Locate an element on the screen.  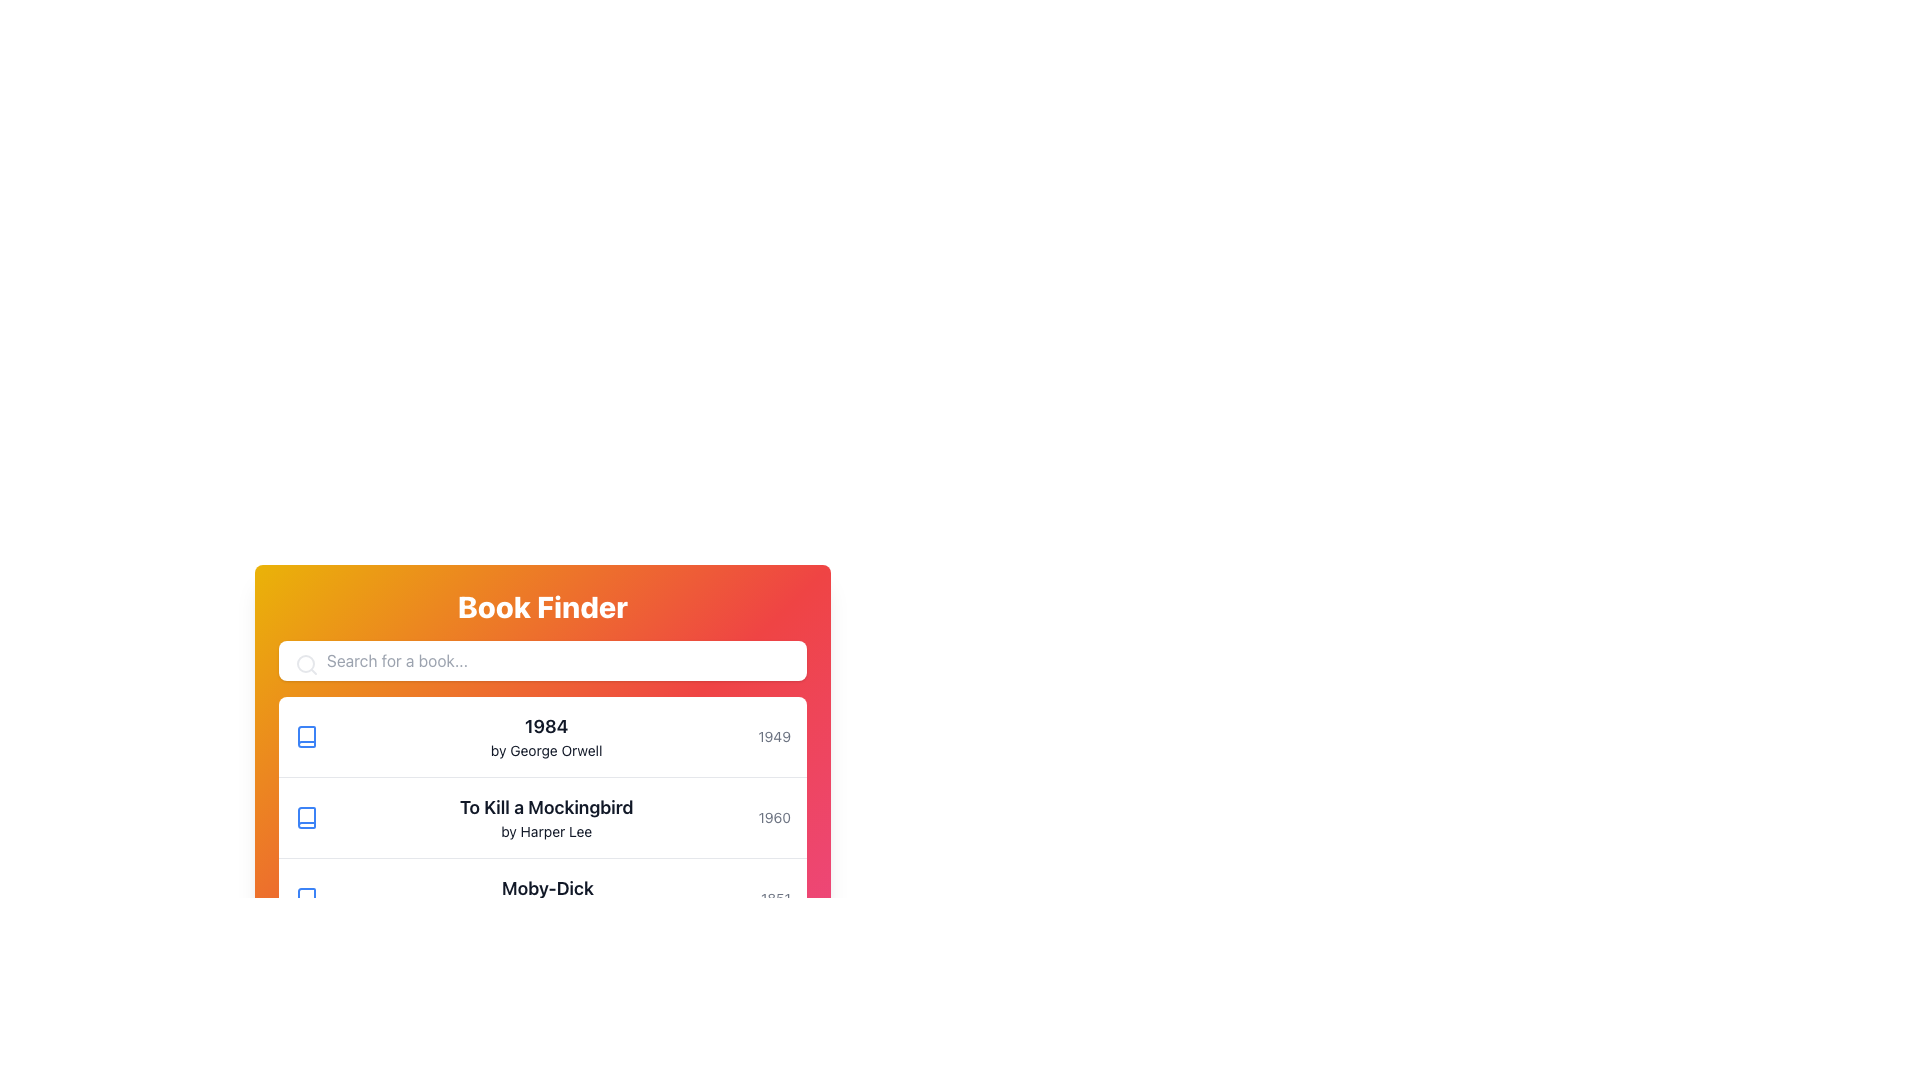
the static text label displaying 'by George Orwell', which is located immediately below the title '1984' in the vertical list of book entries is located at coordinates (546, 751).